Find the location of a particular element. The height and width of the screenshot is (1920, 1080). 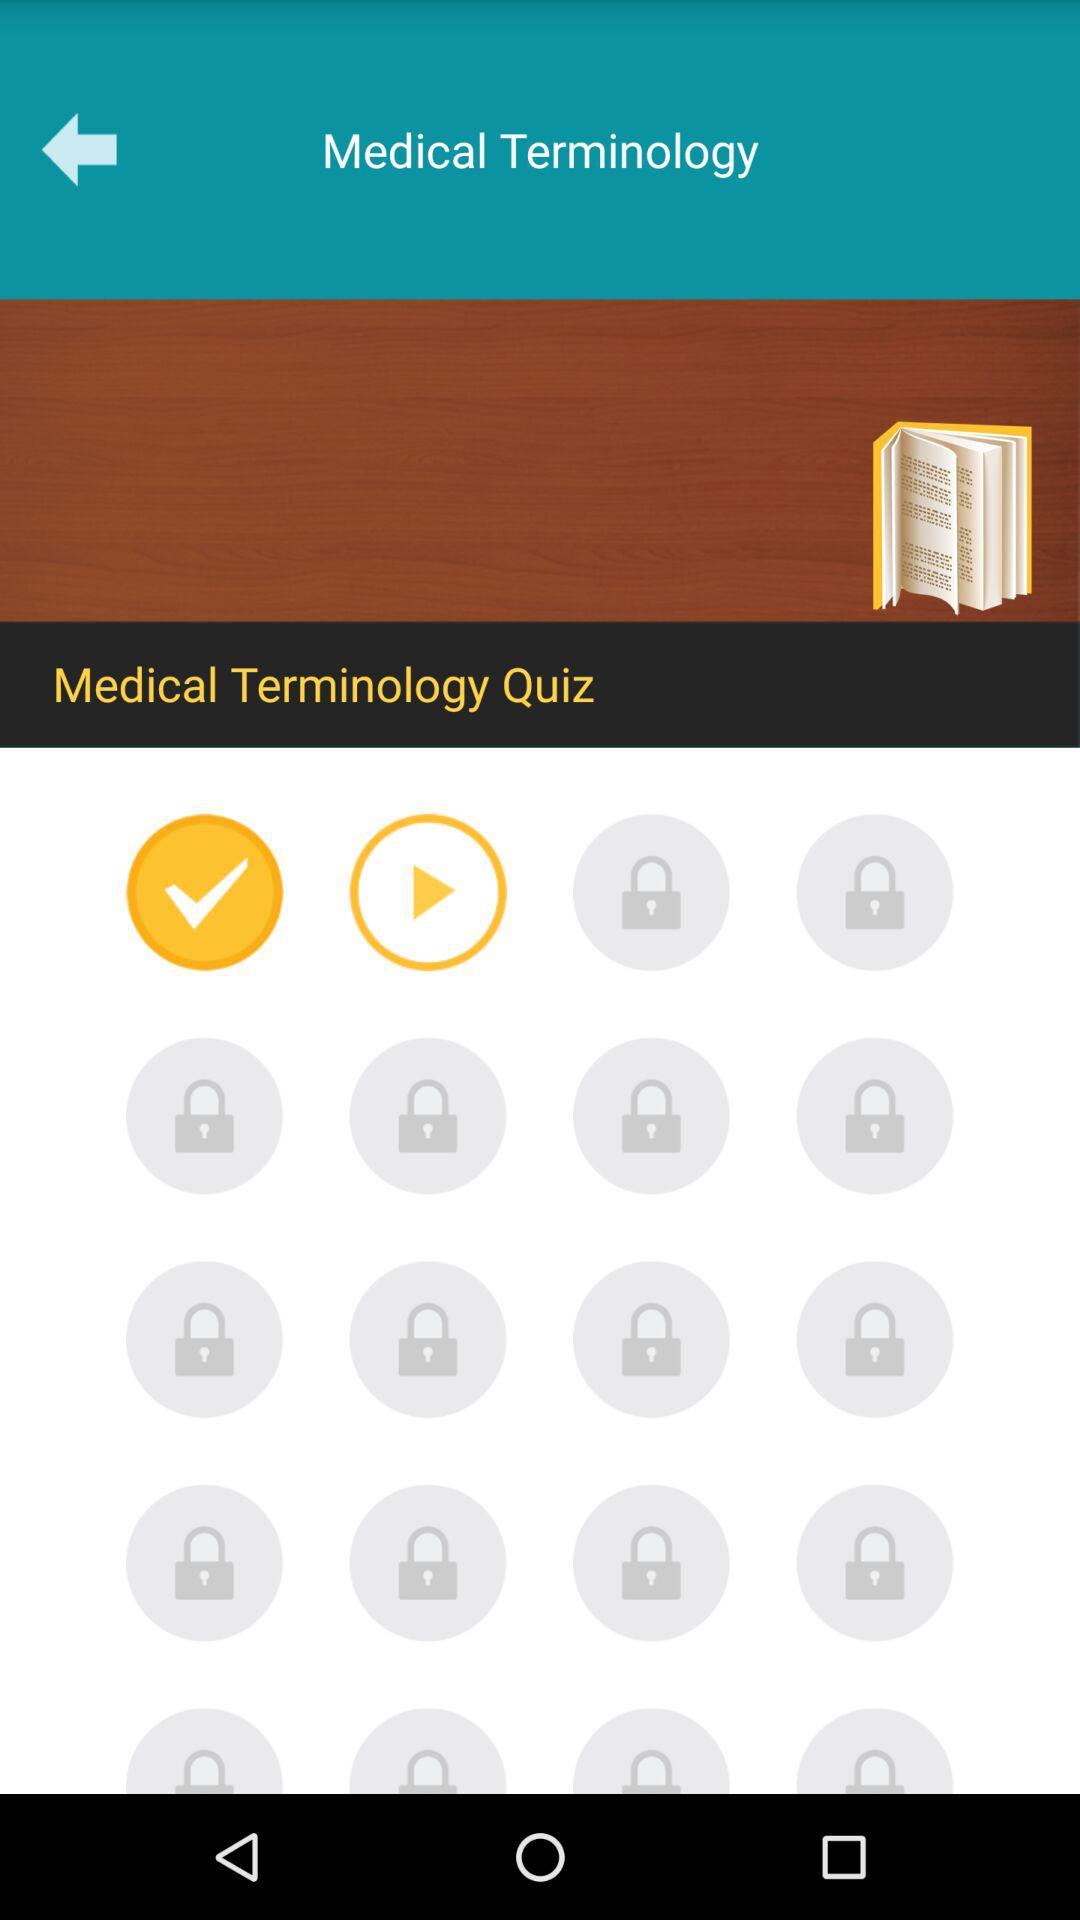

unlock quiz is located at coordinates (427, 1115).